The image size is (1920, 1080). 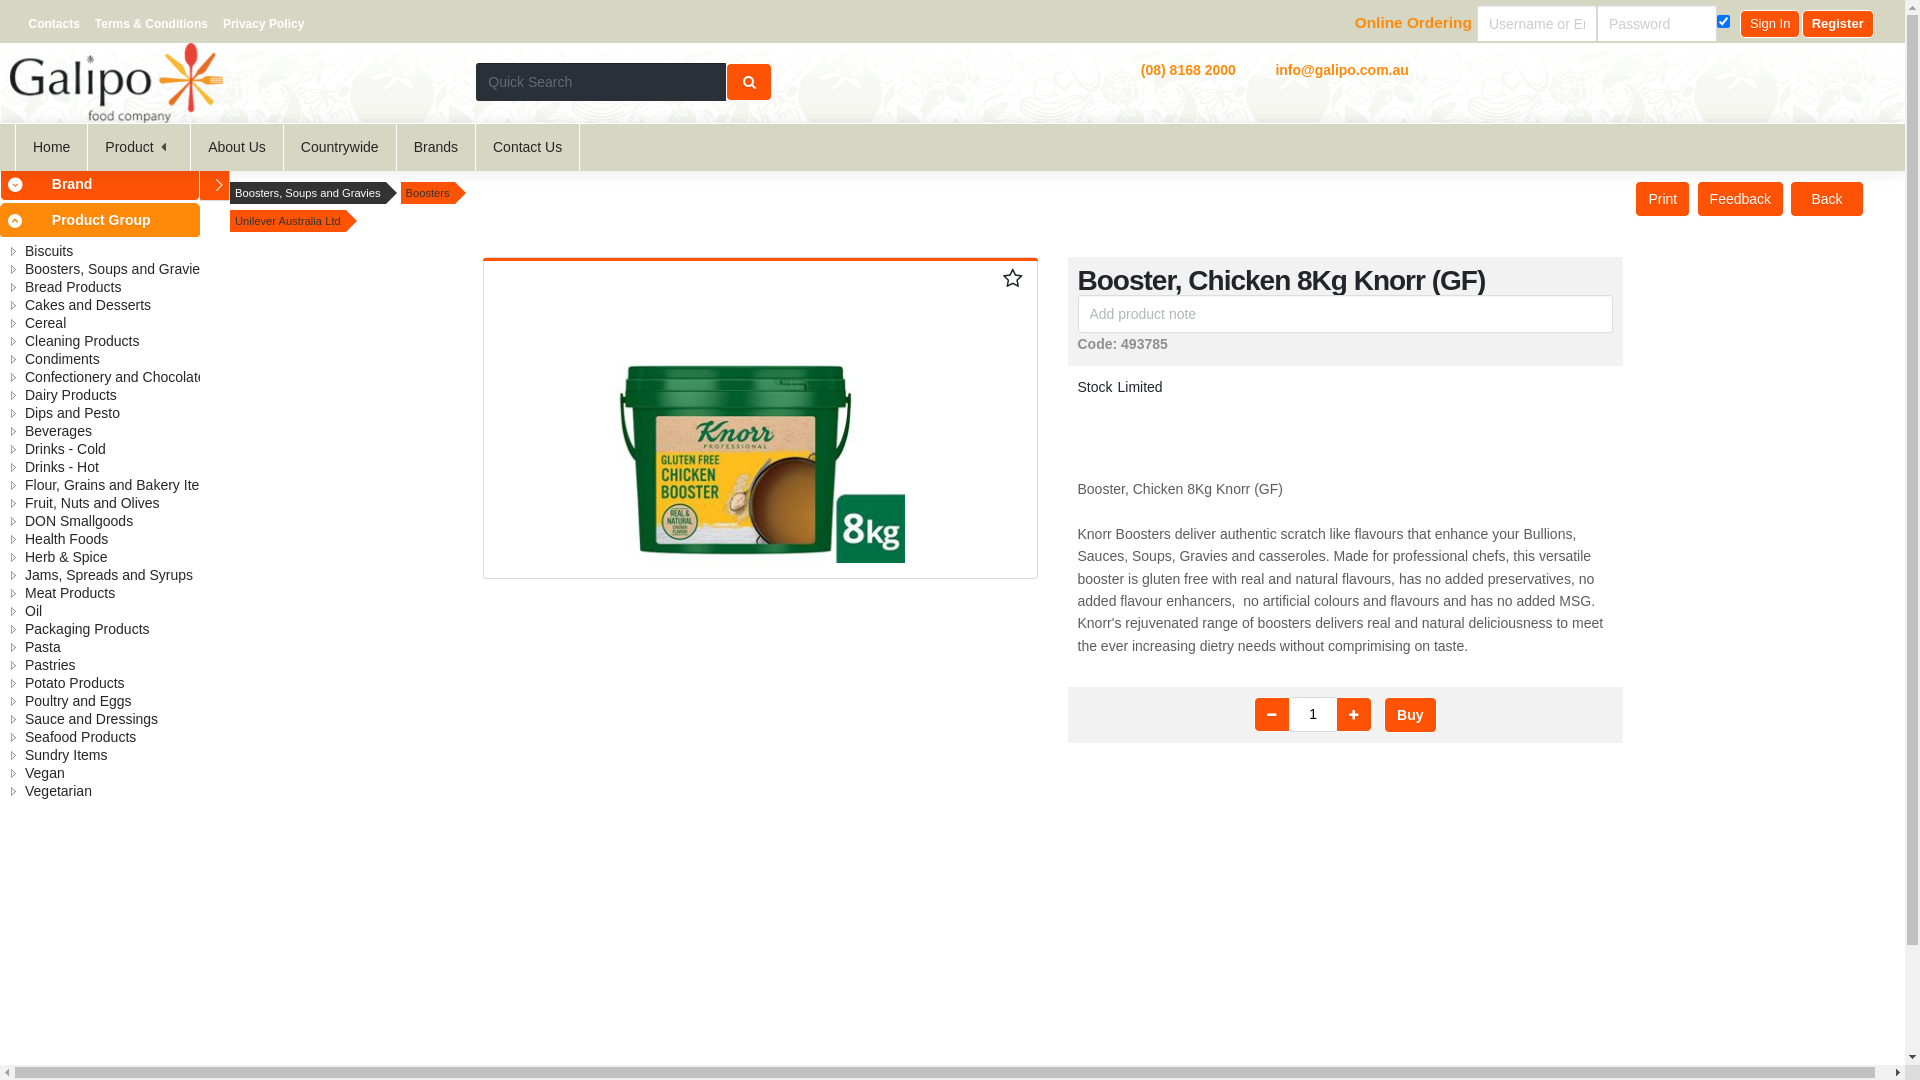 I want to click on 'Drinks - Hot', so click(x=62, y=466).